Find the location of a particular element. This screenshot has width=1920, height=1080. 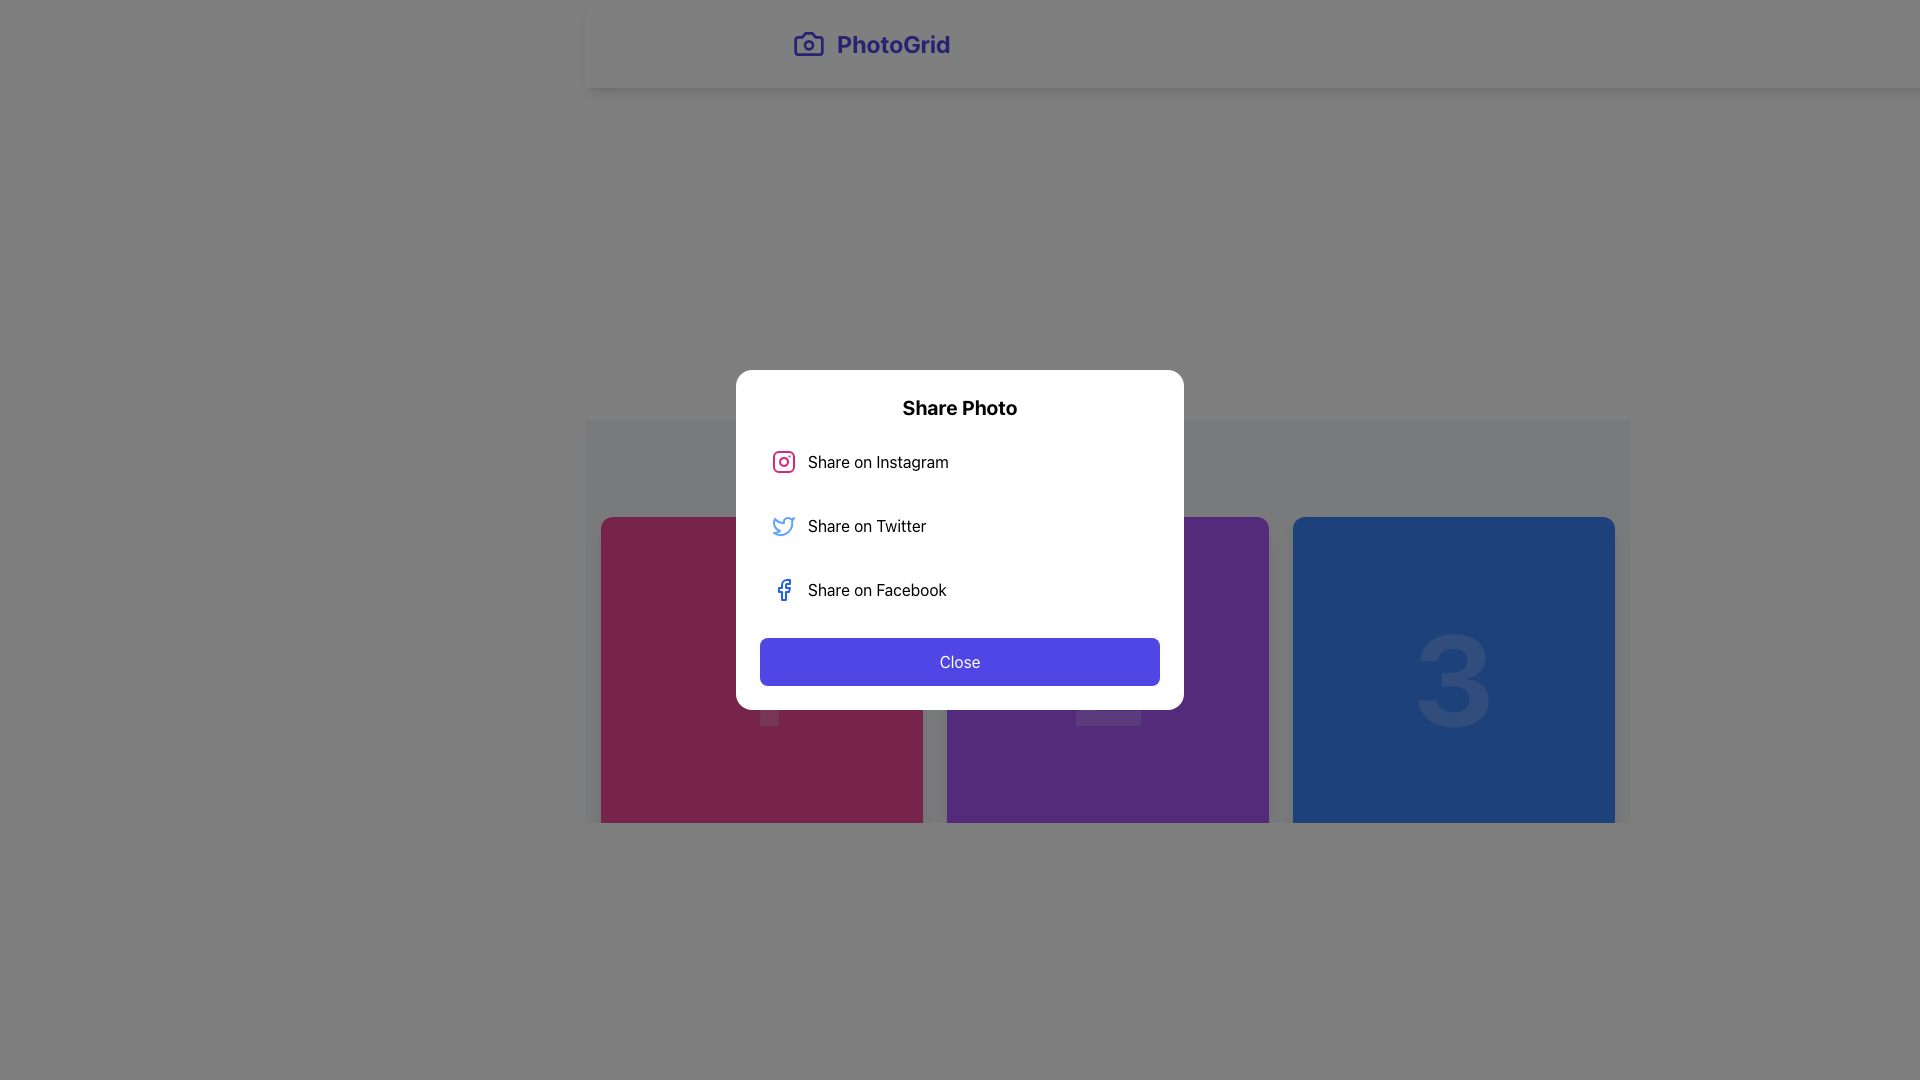

the 'Share on Twitter' button is located at coordinates (960, 524).